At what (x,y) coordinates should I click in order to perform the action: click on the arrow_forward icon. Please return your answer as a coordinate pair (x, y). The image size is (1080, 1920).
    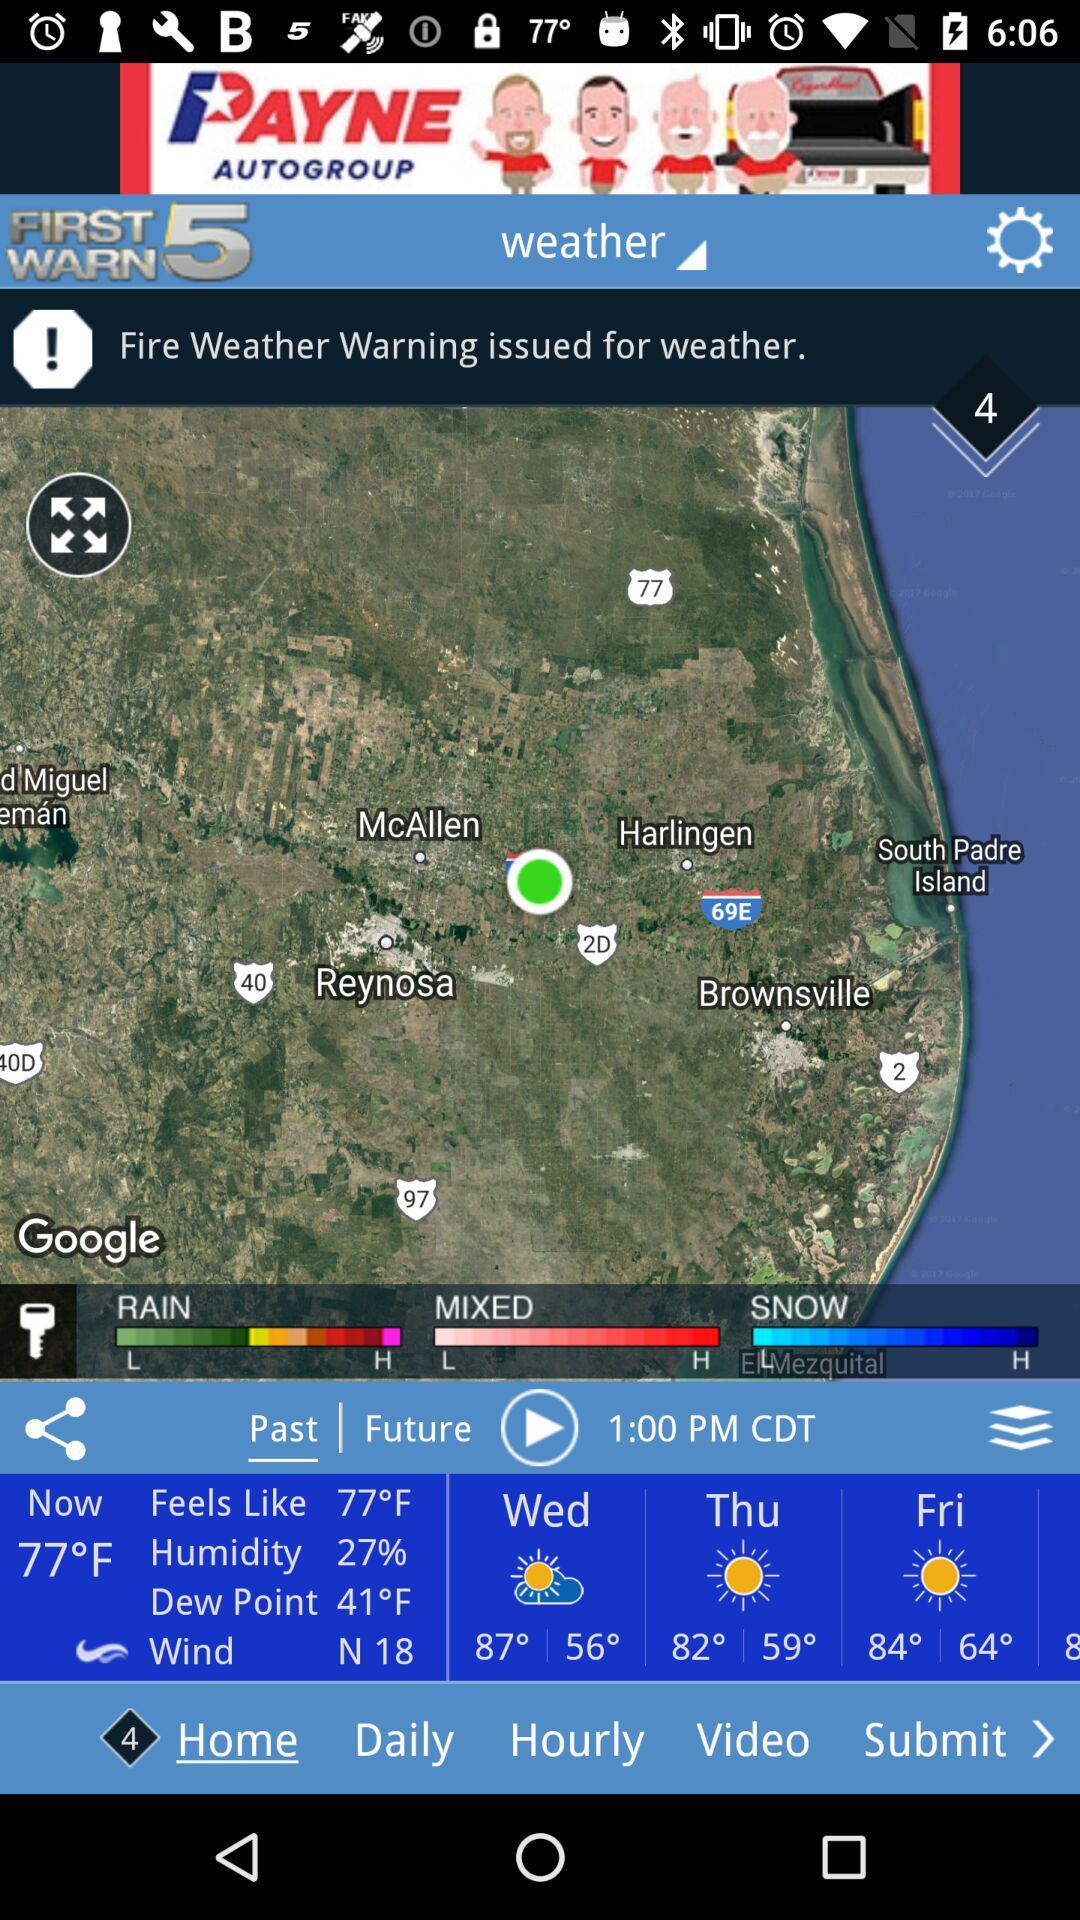
    Looking at the image, I should click on (1042, 1737).